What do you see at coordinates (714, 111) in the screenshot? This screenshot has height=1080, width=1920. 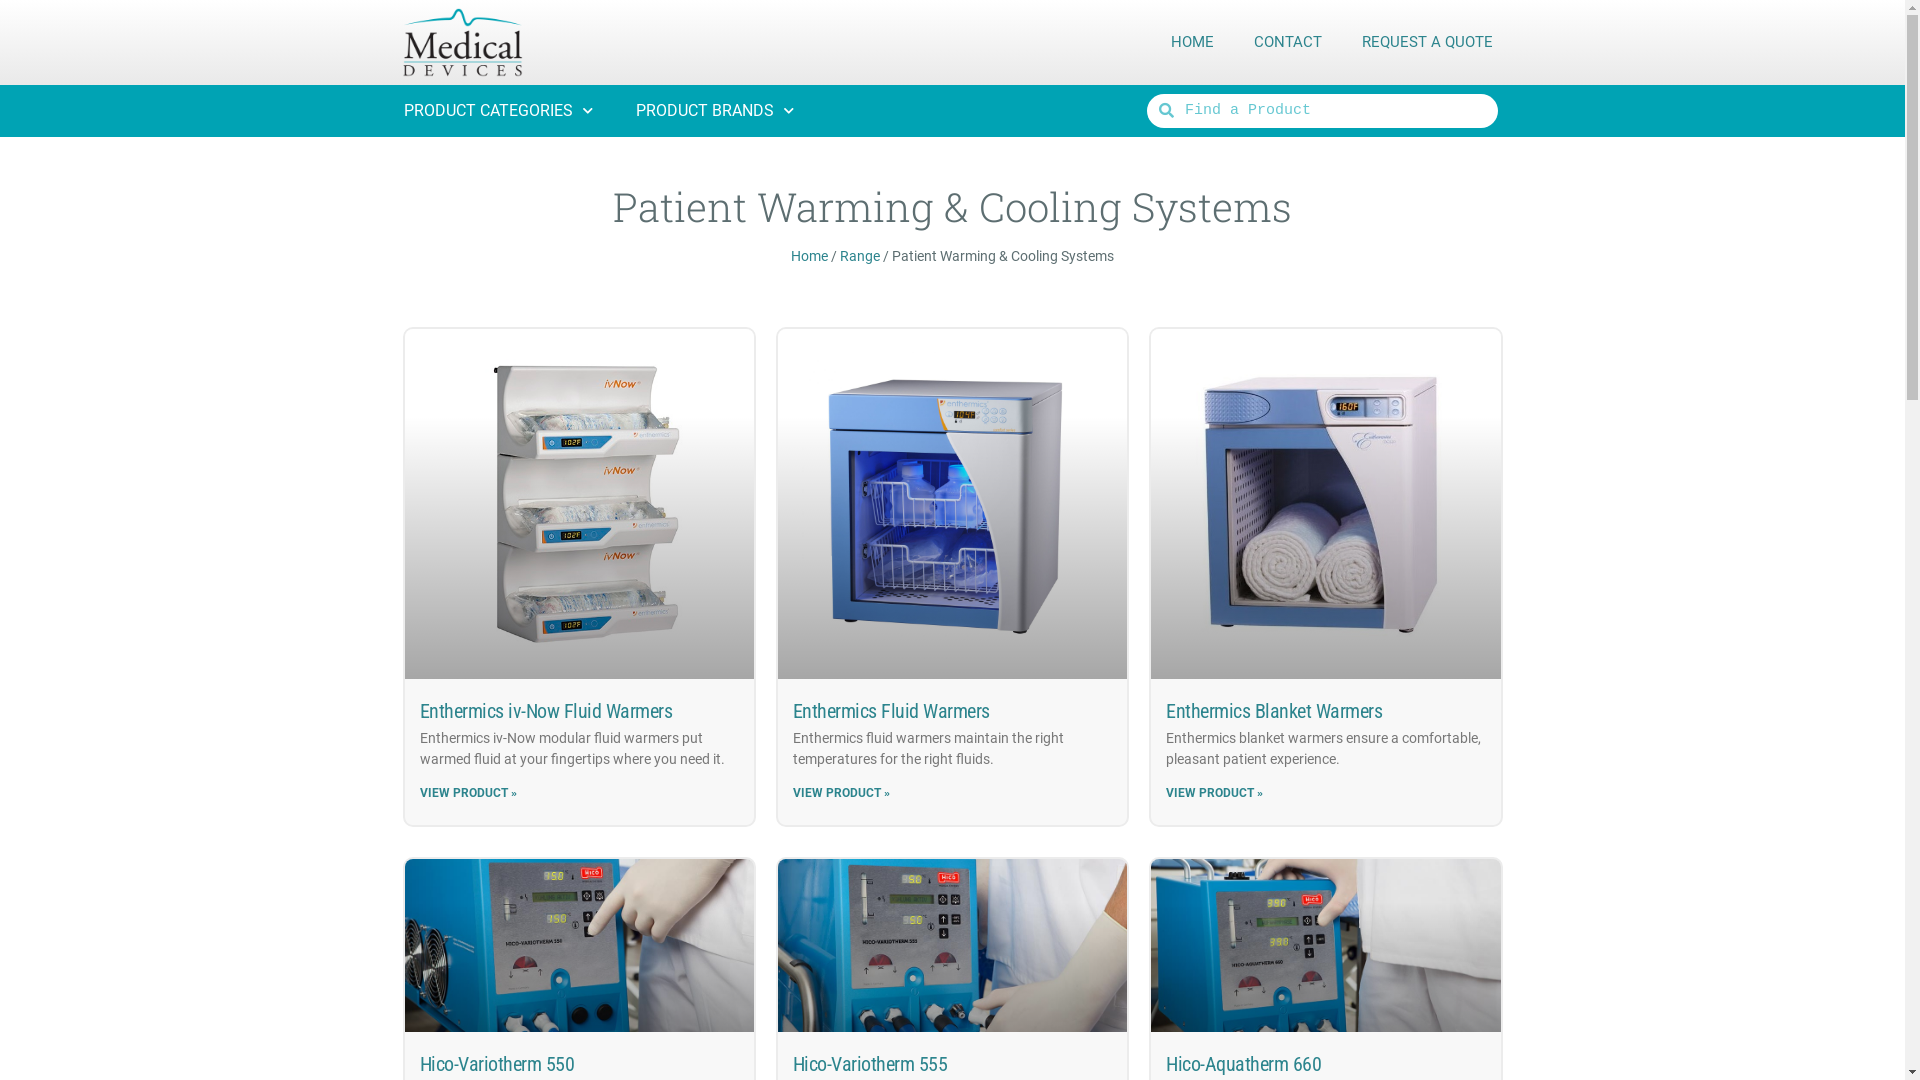 I see `'PRODUCT BRANDS'` at bounding box center [714, 111].